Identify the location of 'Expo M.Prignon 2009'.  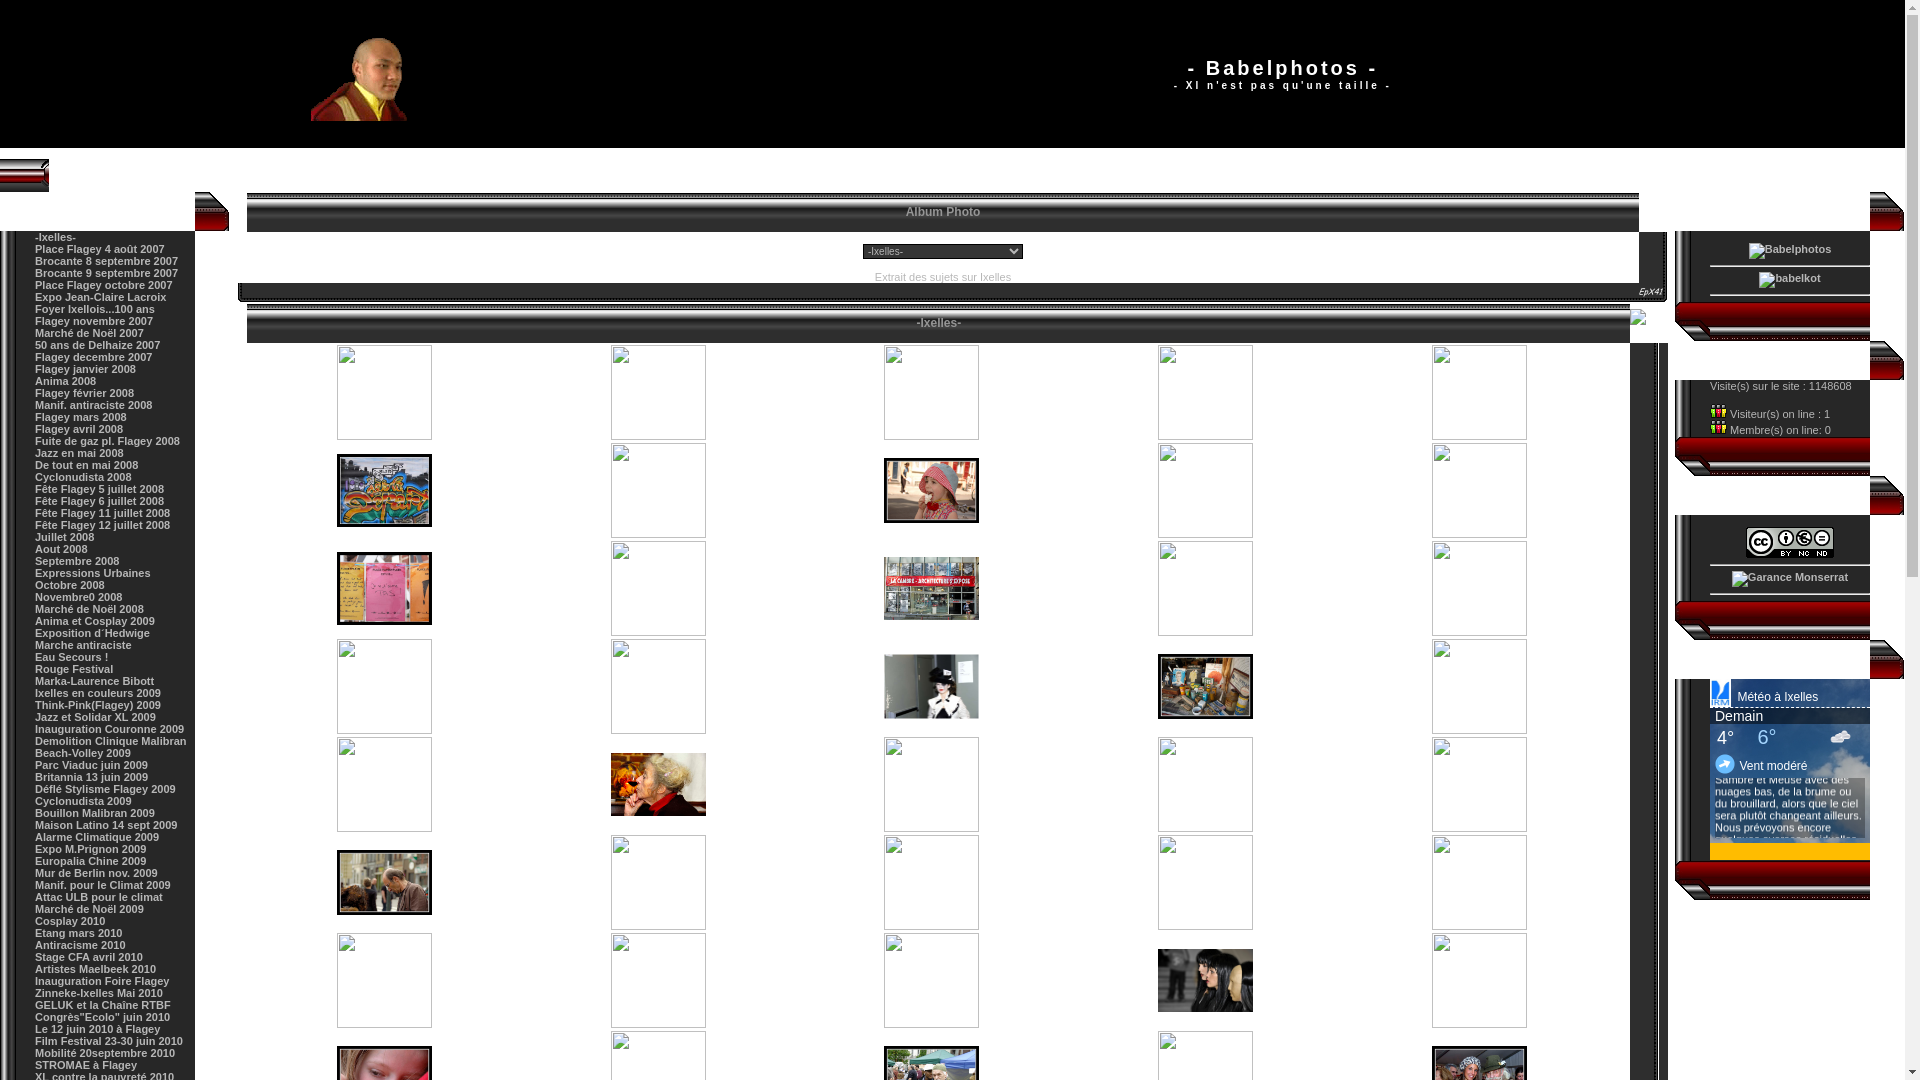
(89, 848).